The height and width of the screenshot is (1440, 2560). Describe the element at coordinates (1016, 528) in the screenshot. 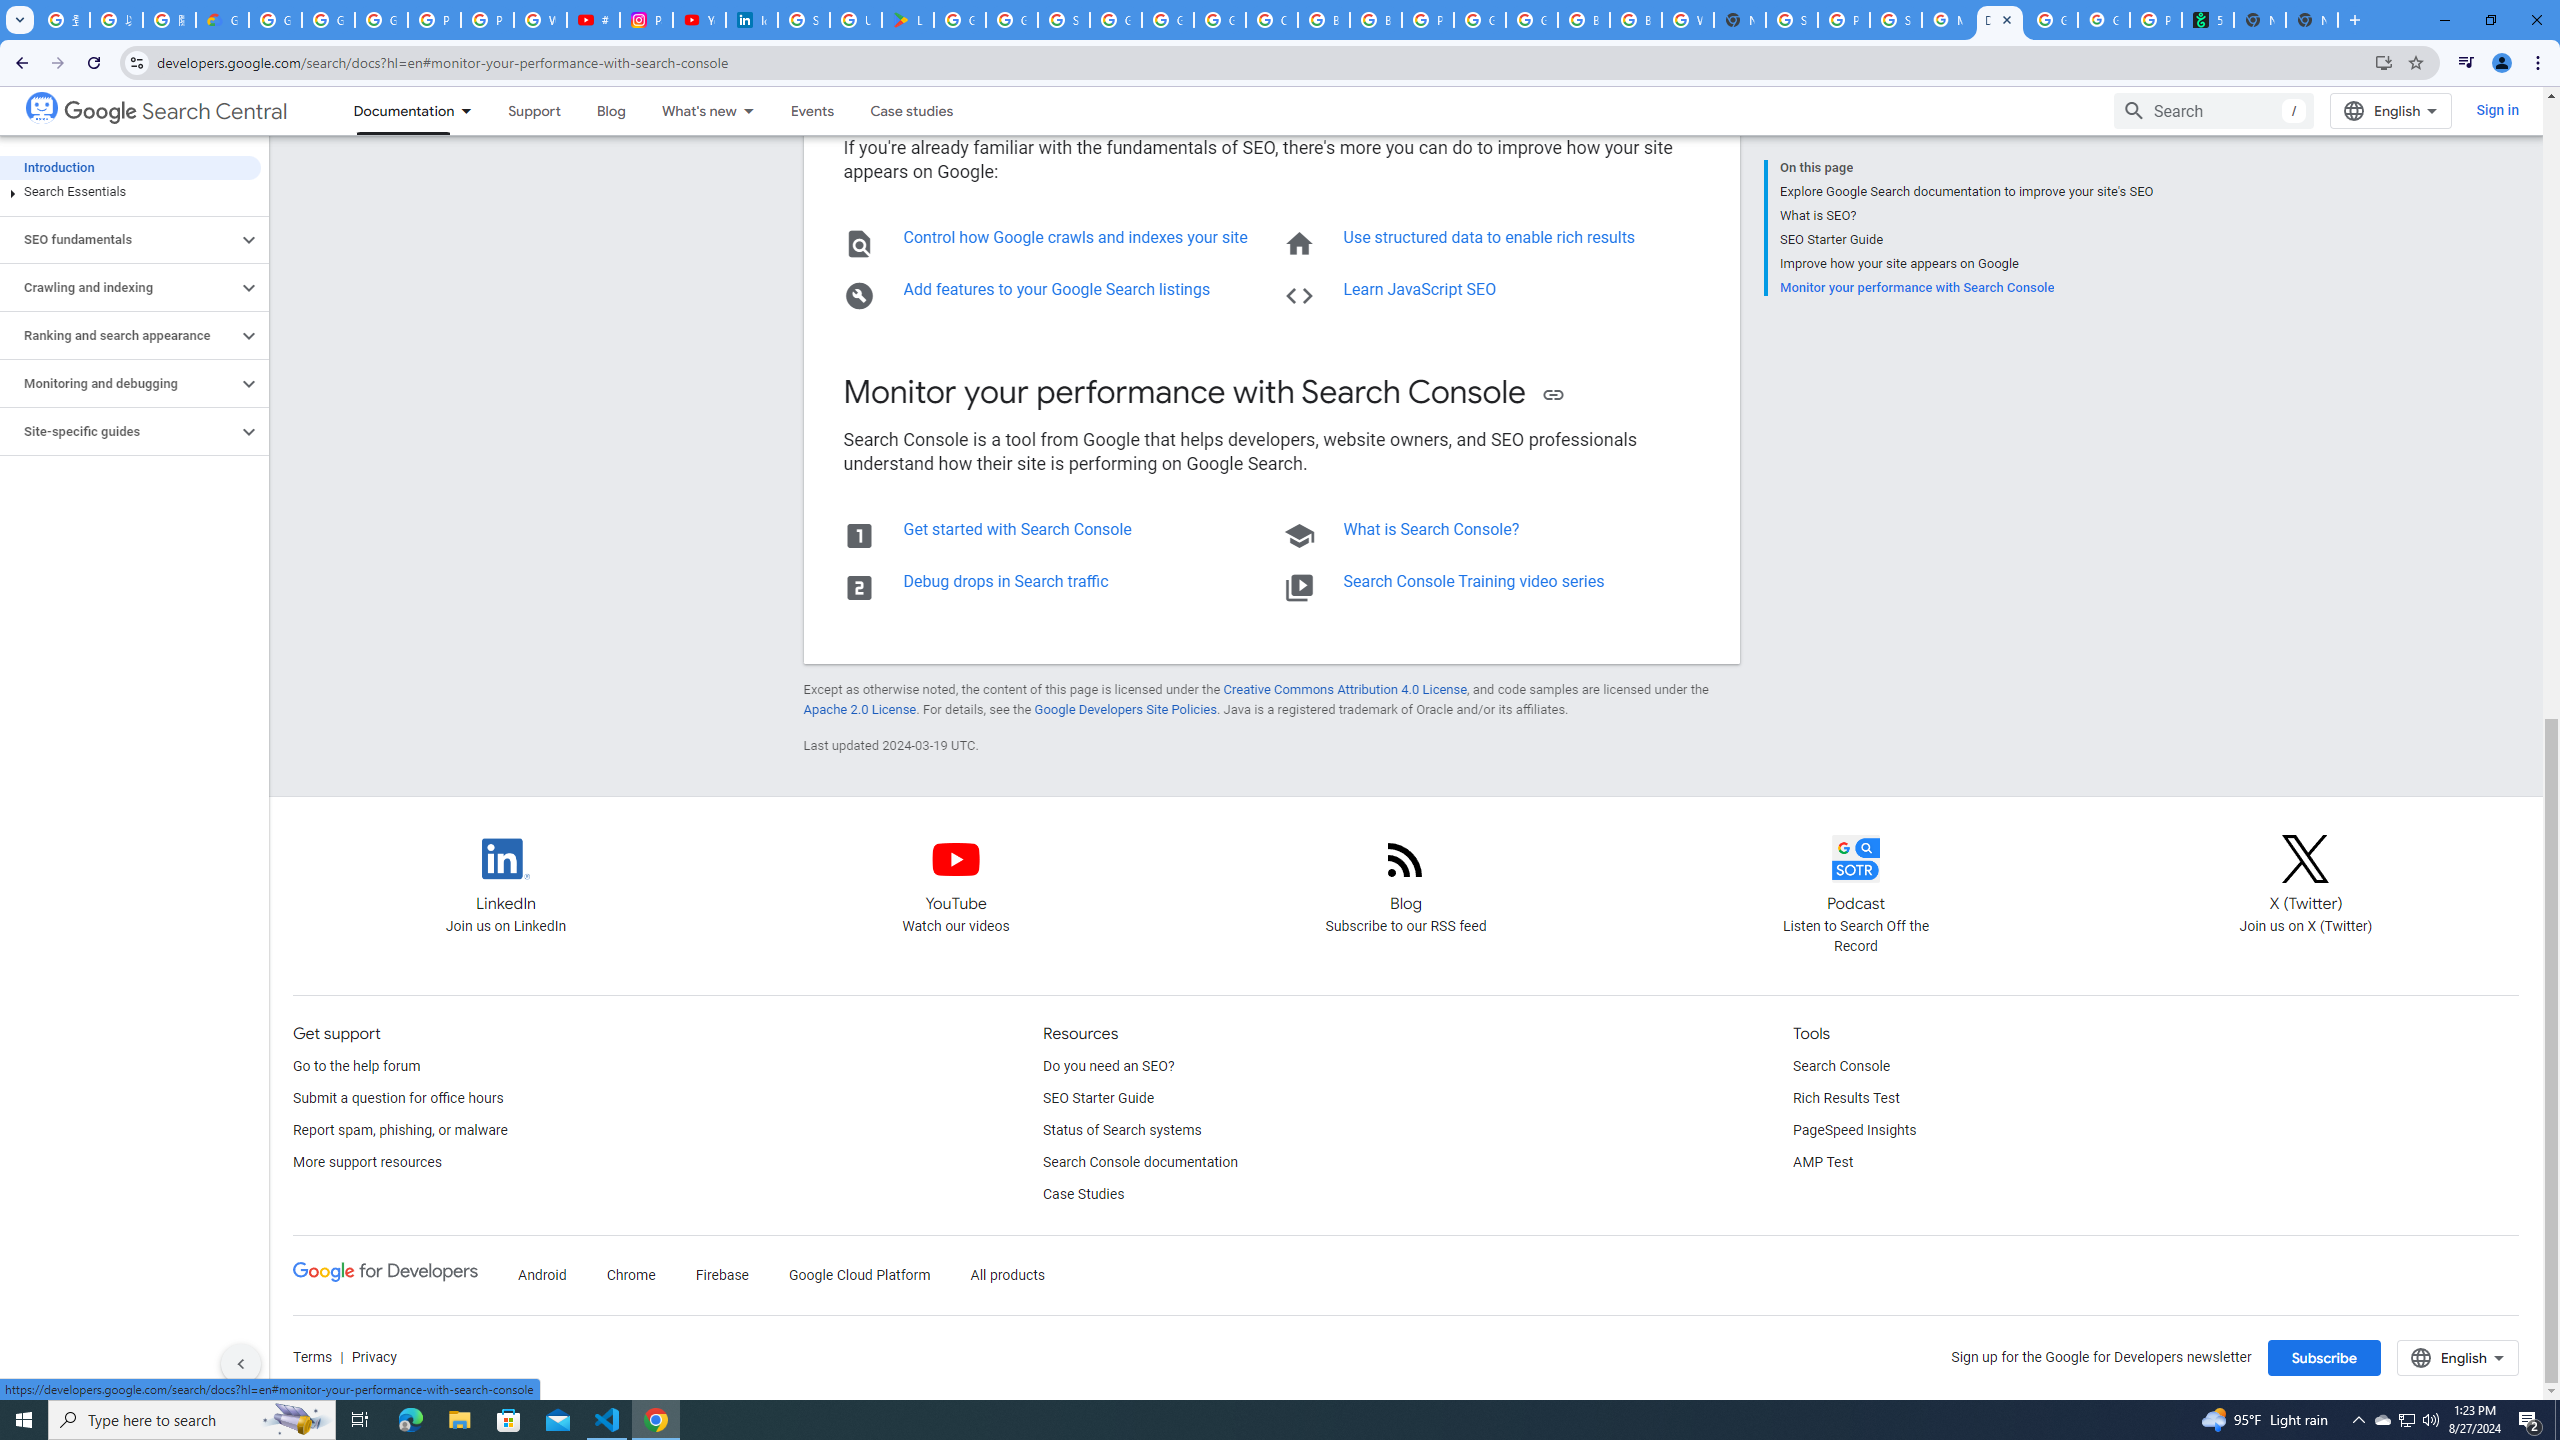

I see `'Get started with Search Console'` at that location.